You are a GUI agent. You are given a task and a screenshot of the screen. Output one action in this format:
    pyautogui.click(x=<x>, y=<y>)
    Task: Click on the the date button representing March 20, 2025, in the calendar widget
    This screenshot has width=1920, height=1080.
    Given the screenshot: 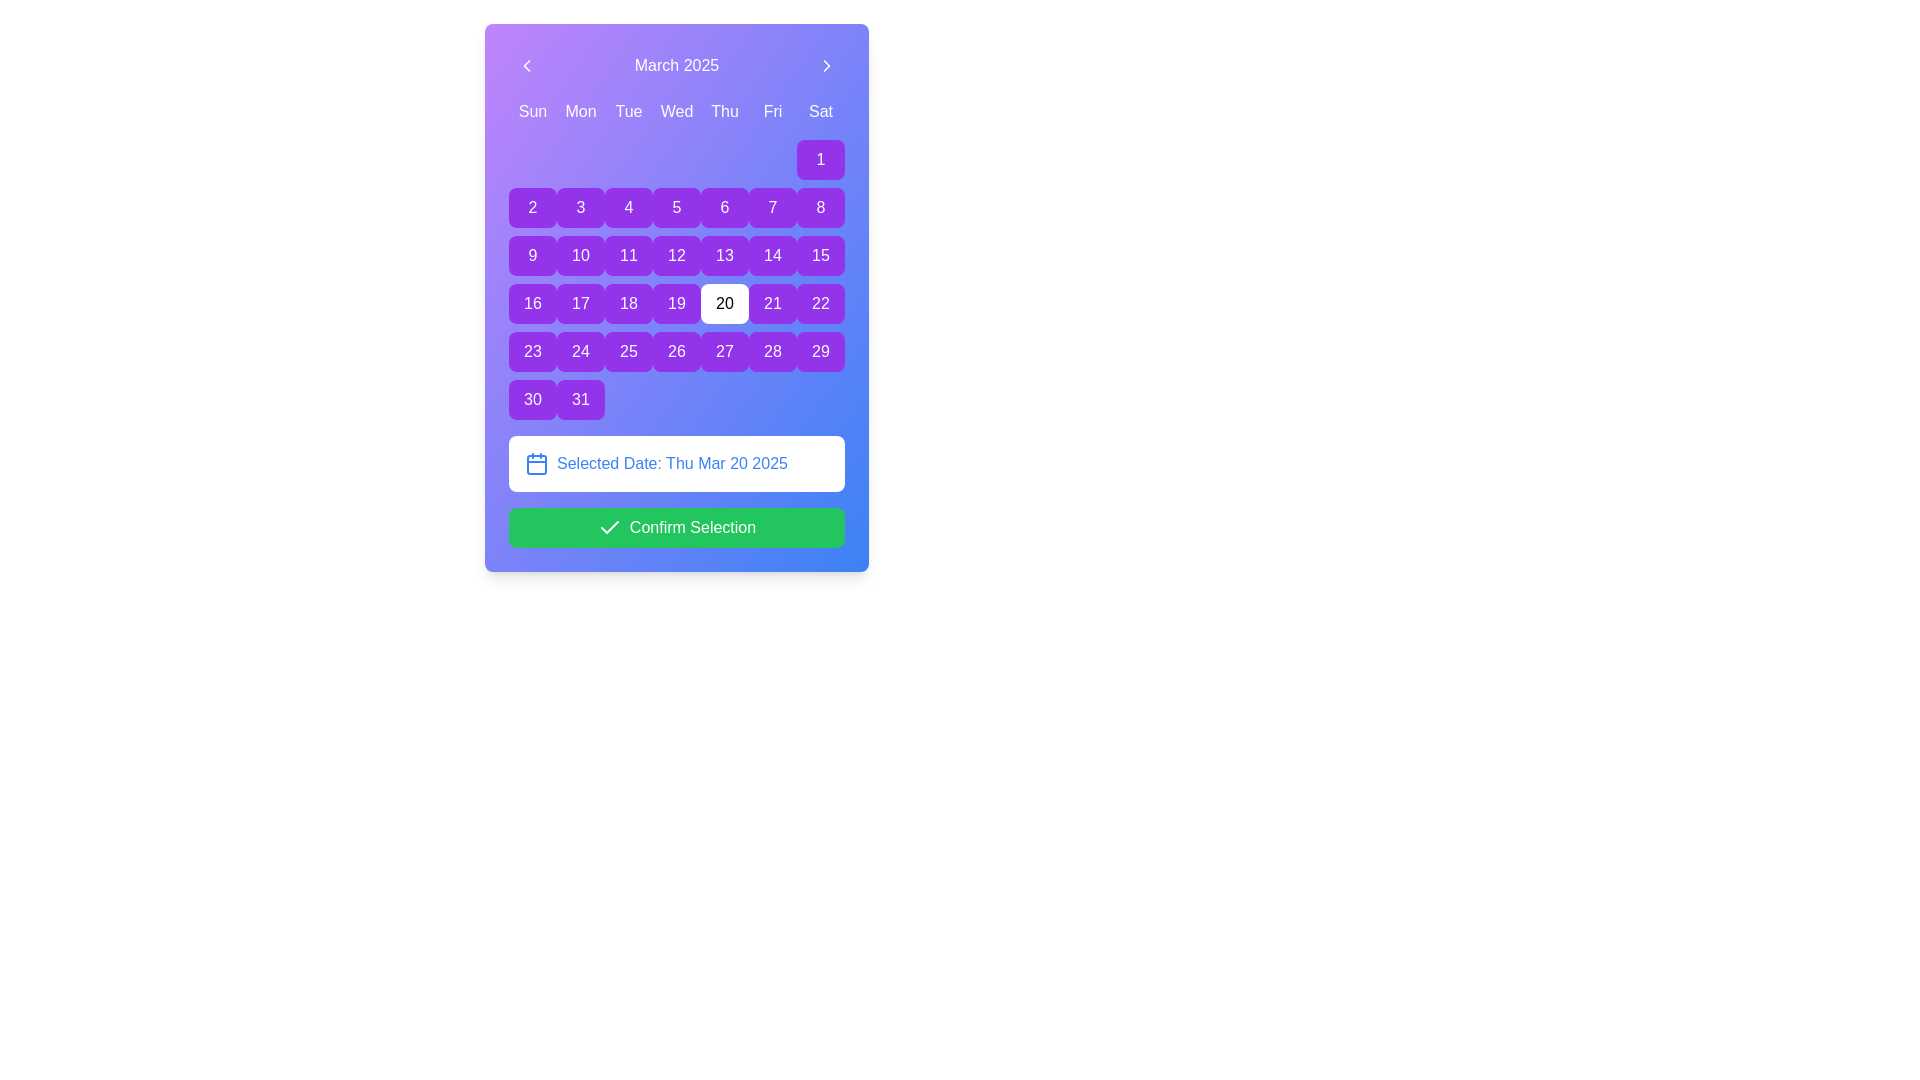 What is the action you would take?
    pyautogui.click(x=723, y=304)
    